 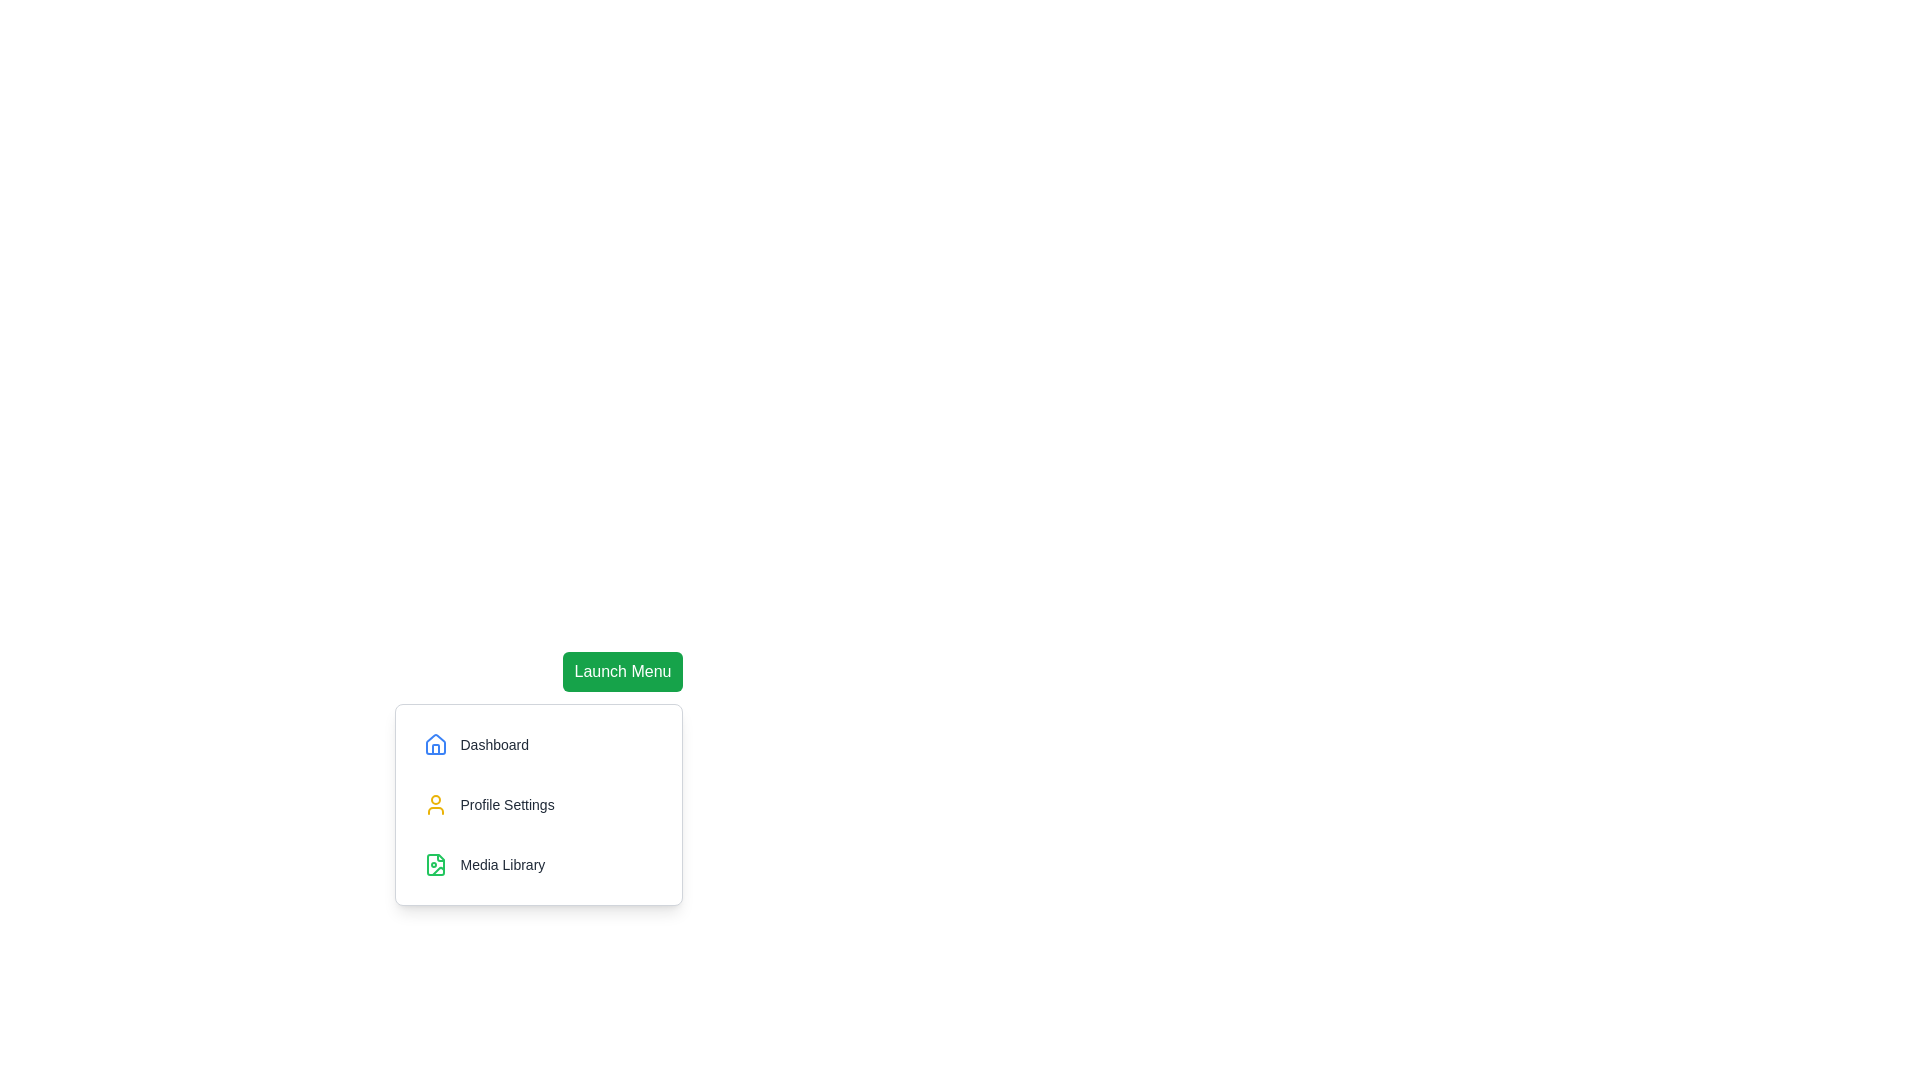 I want to click on the green document icon in the Media Library menu, so click(x=435, y=863).